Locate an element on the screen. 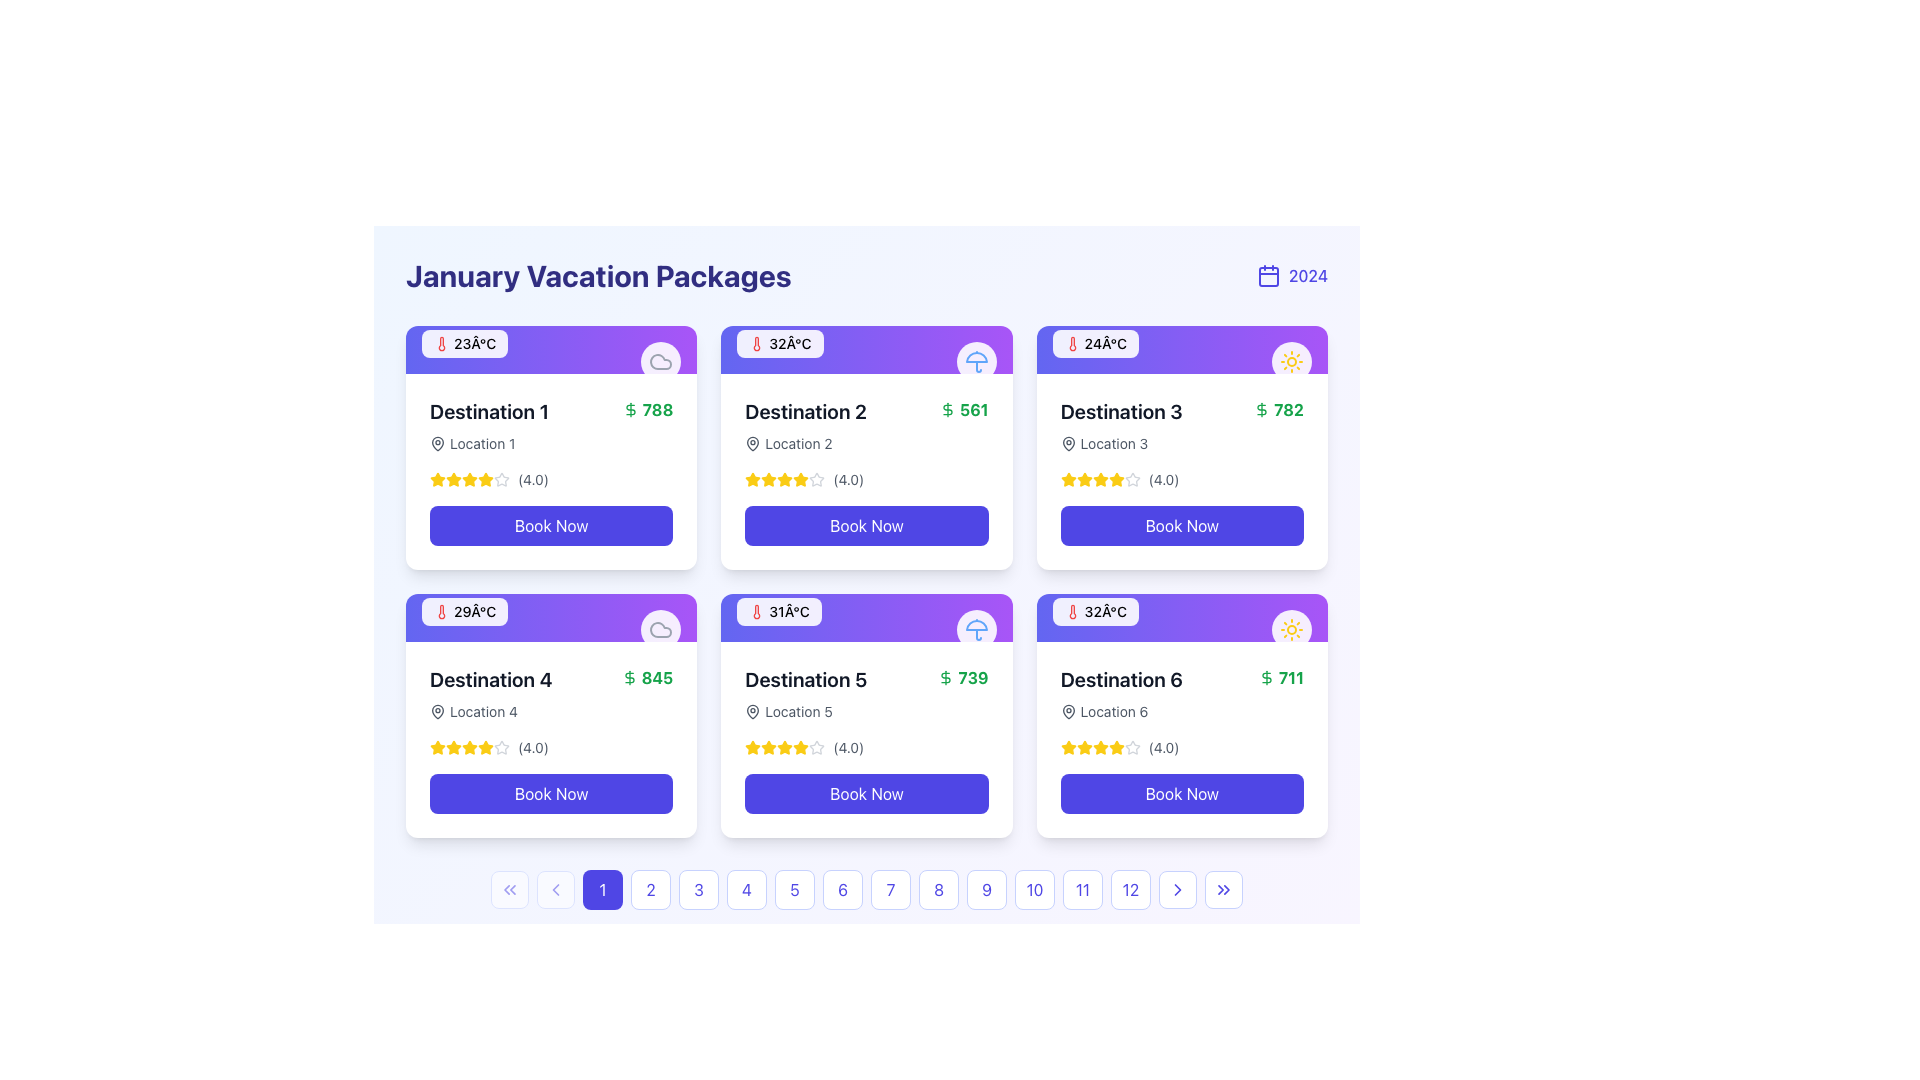 The width and height of the screenshot is (1920, 1080). the weather icon located at the top-right corner of the second card in the second row of the grid layout is located at coordinates (976, 628).